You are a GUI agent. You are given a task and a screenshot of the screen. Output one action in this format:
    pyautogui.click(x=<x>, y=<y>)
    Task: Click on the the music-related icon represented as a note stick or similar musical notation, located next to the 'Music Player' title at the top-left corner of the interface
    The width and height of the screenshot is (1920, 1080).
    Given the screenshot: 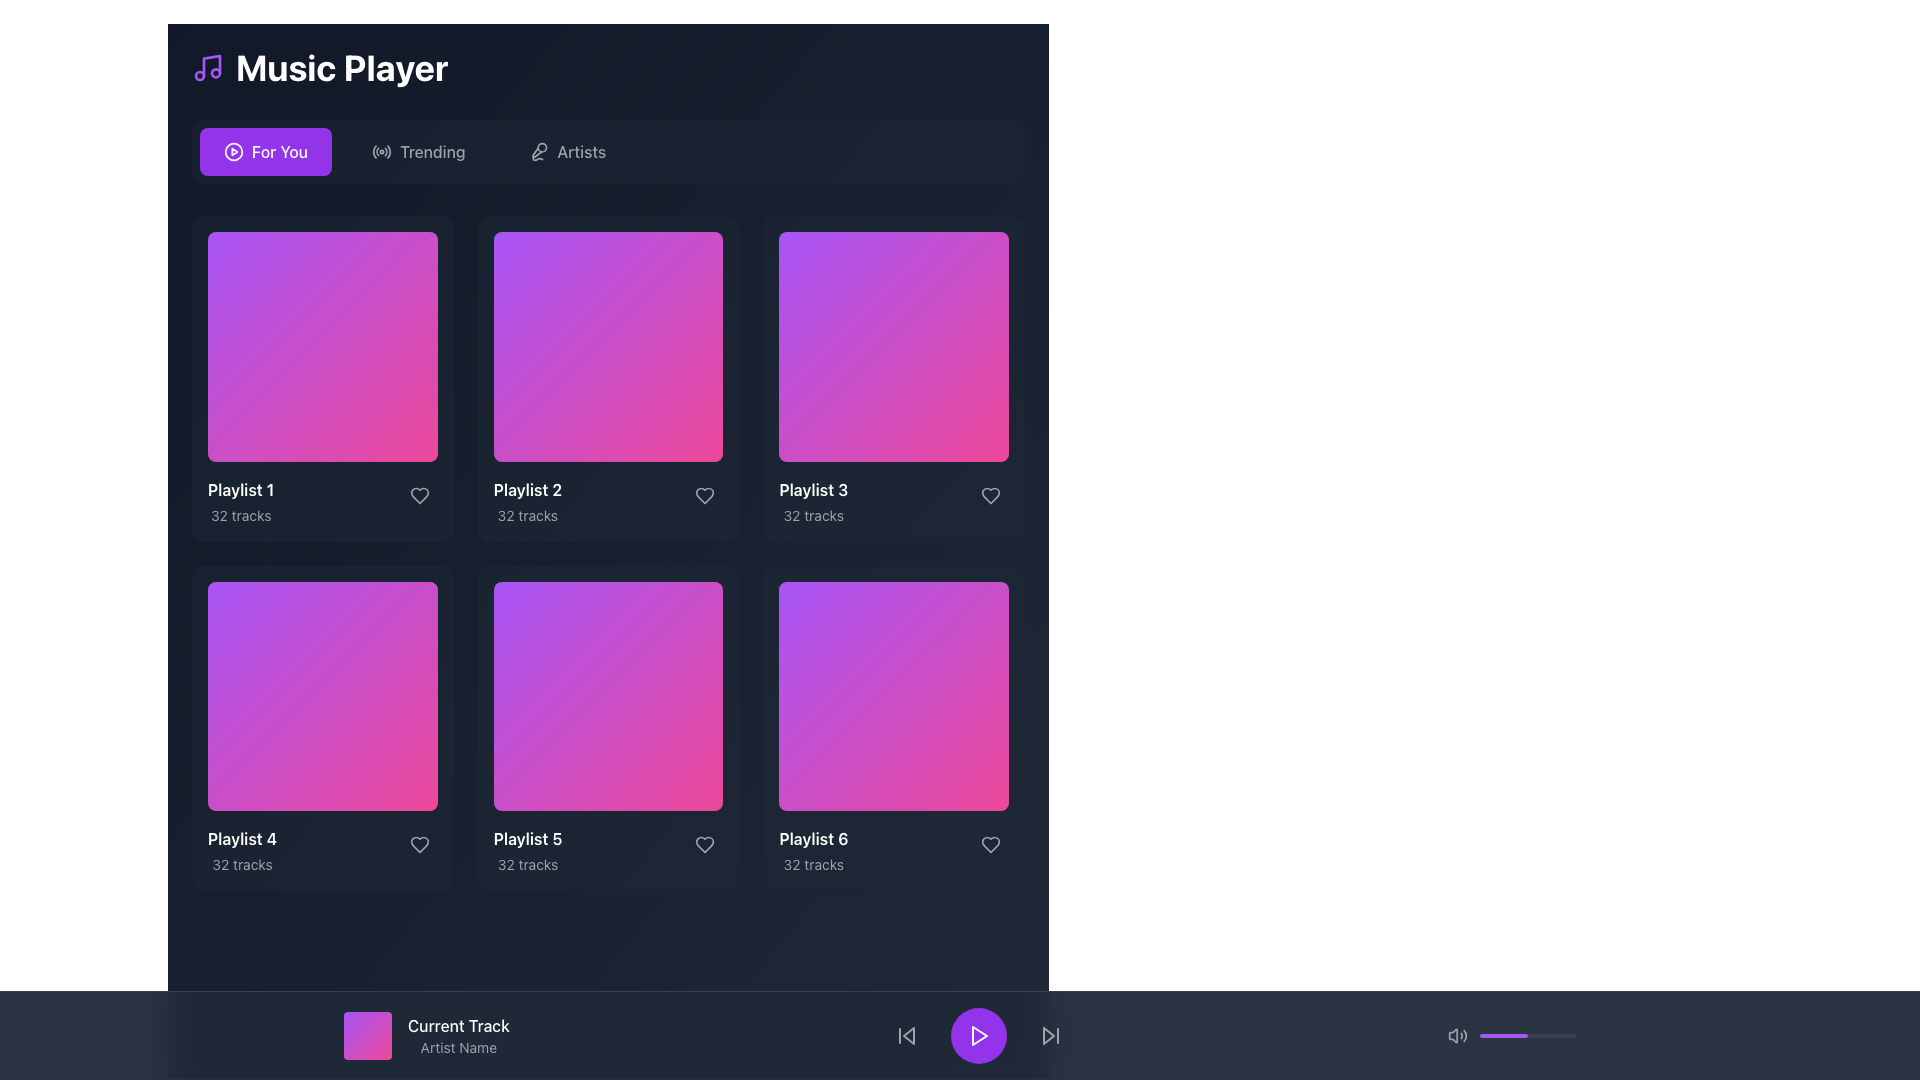 What is the action you would take?
    pyautogui.click(x=211, y=64)
    